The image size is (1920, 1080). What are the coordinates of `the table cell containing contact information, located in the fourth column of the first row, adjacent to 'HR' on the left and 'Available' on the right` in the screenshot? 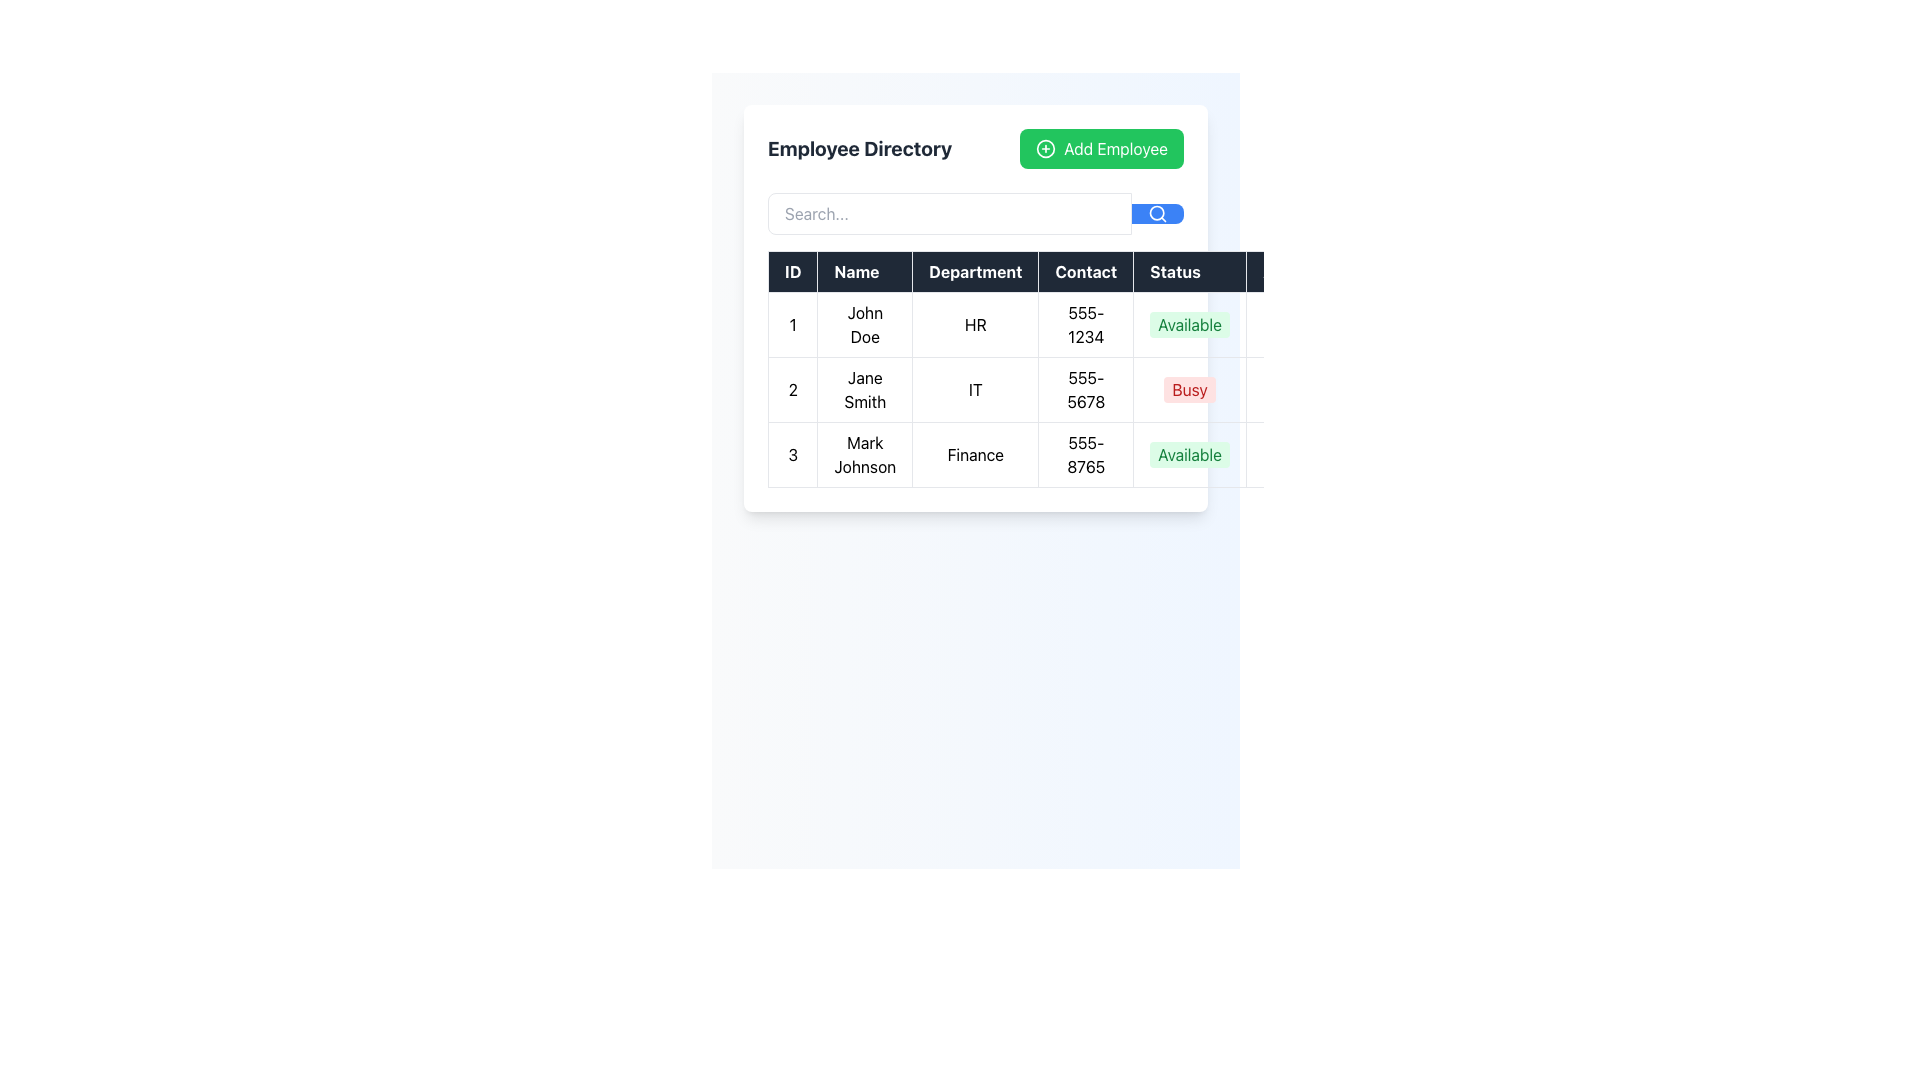 It's located at (1085, 323).